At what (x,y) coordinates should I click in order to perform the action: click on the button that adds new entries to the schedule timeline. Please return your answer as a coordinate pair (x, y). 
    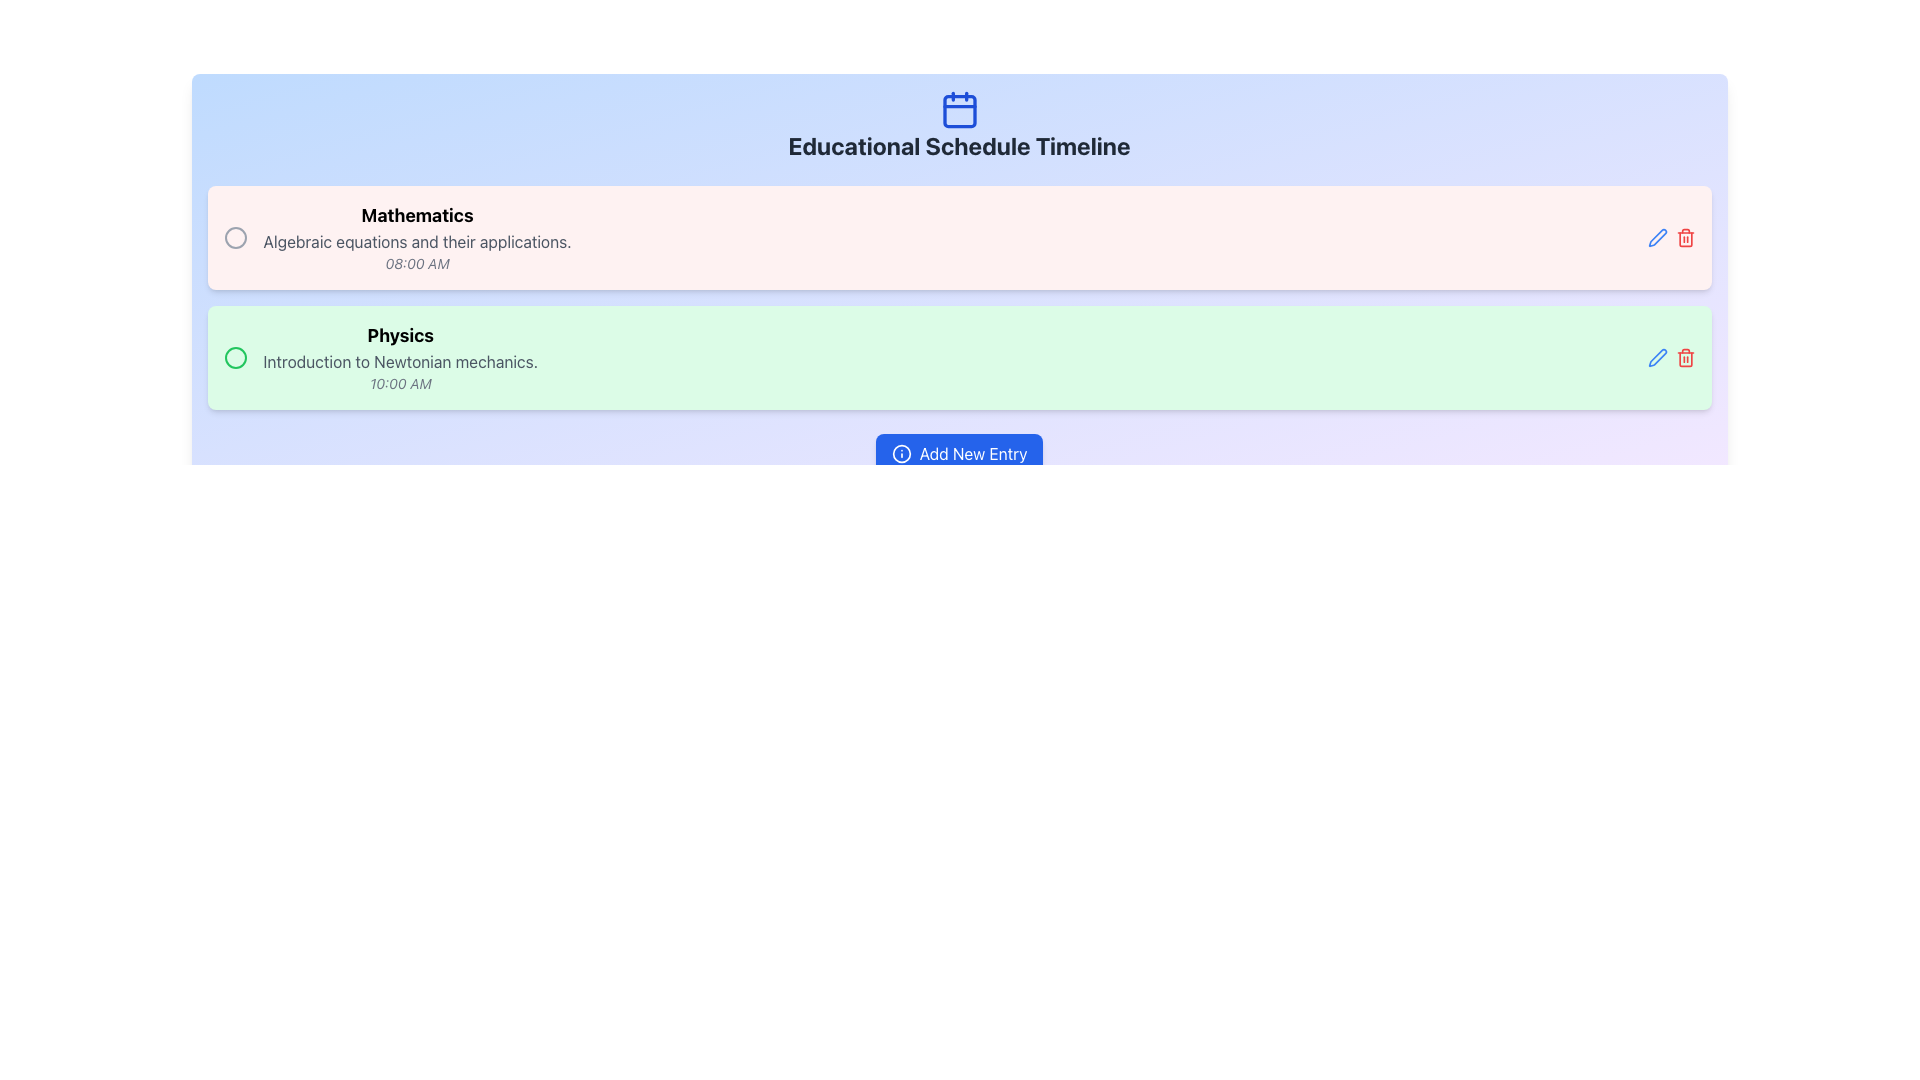
    Looking at the image, I should click on (958, 454).